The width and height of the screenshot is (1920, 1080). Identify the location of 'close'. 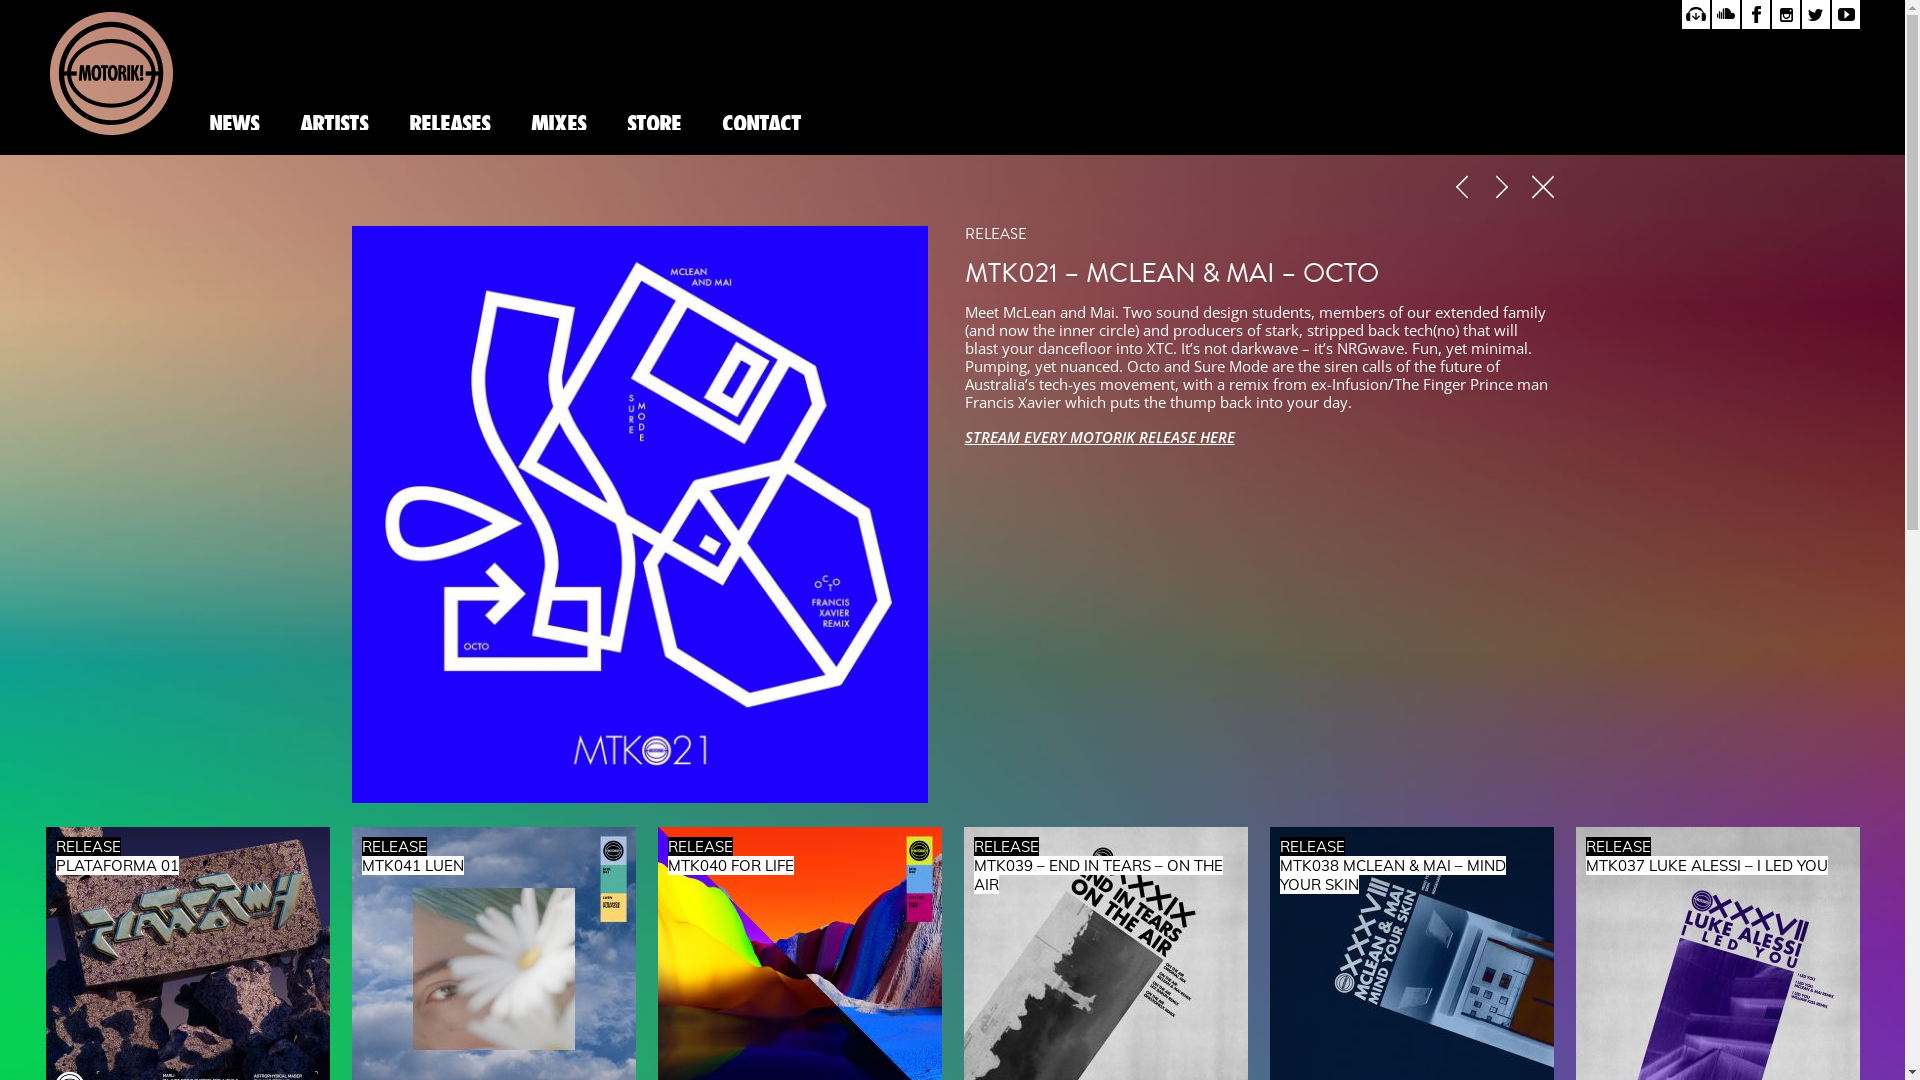
(1530, 189).